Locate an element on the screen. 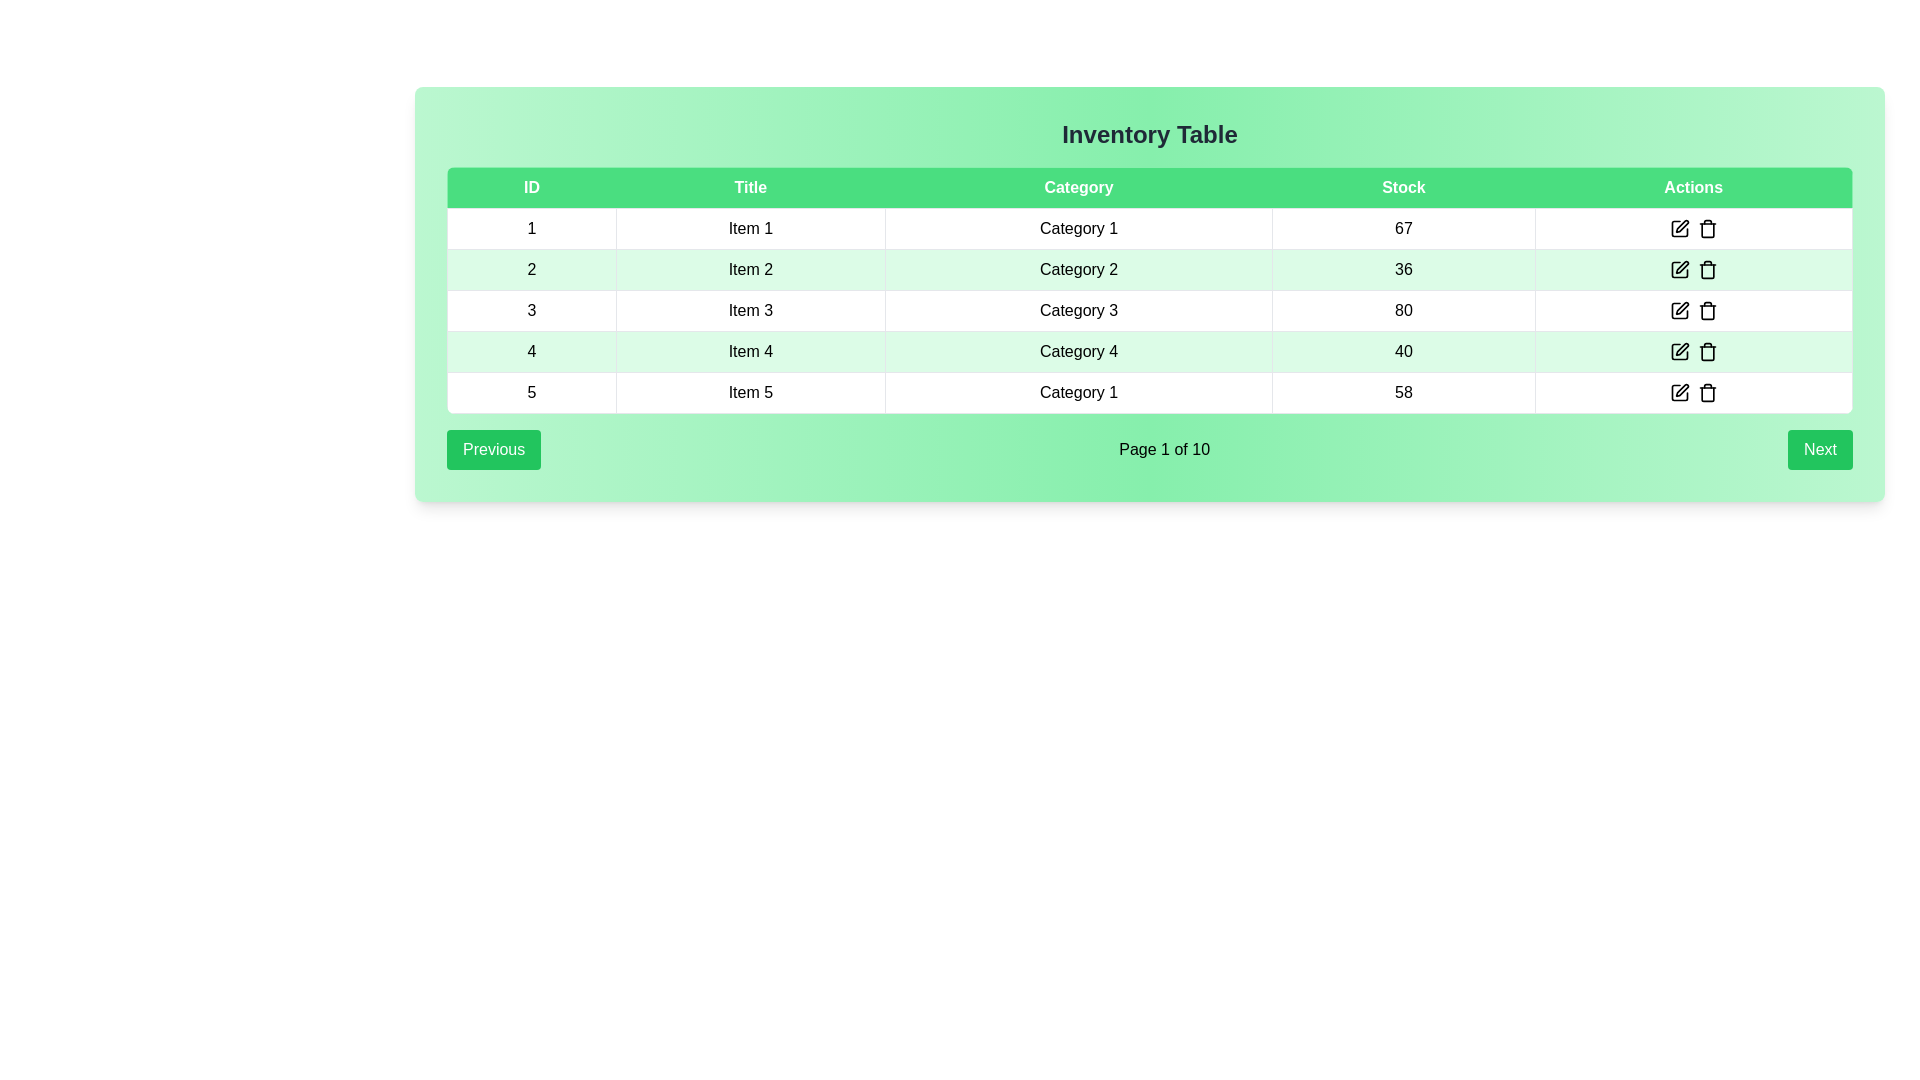 This screenshot has height=1080, width=1920. the table cell displaying the title of the item is located at coordinates (749, 311).